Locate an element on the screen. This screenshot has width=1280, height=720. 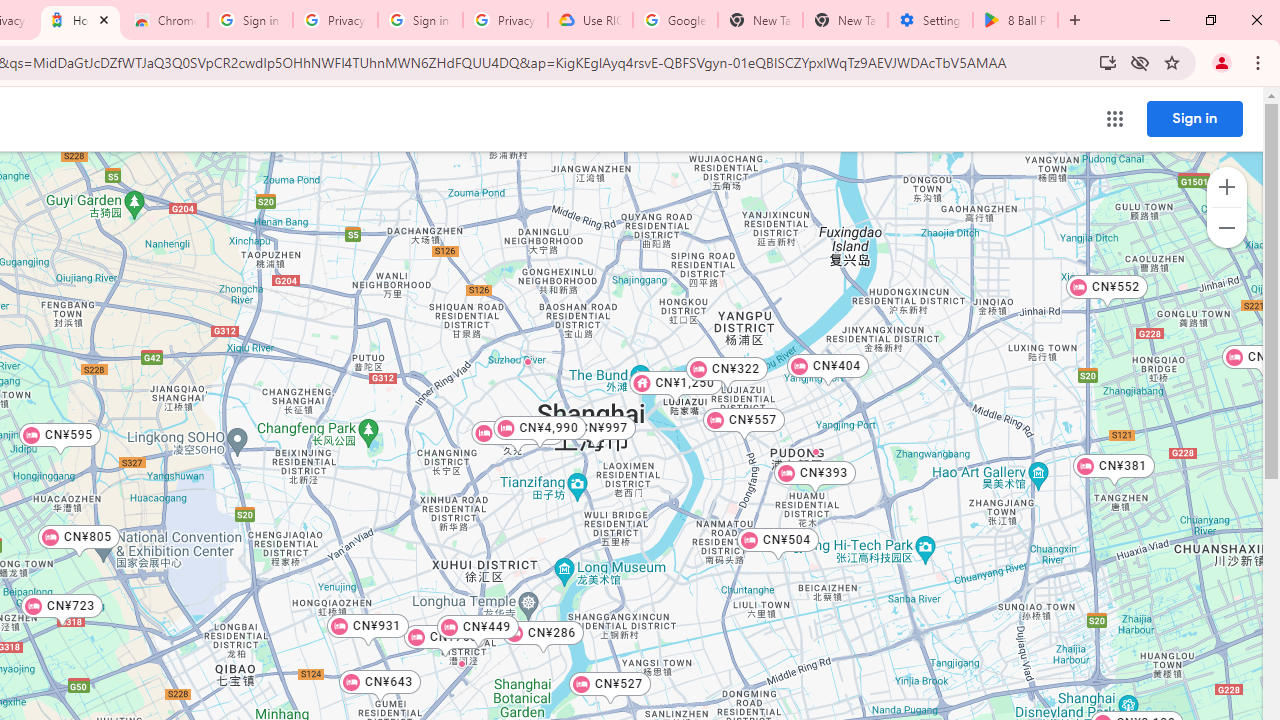
'Settings - System' is located at coordinates (929, 20).